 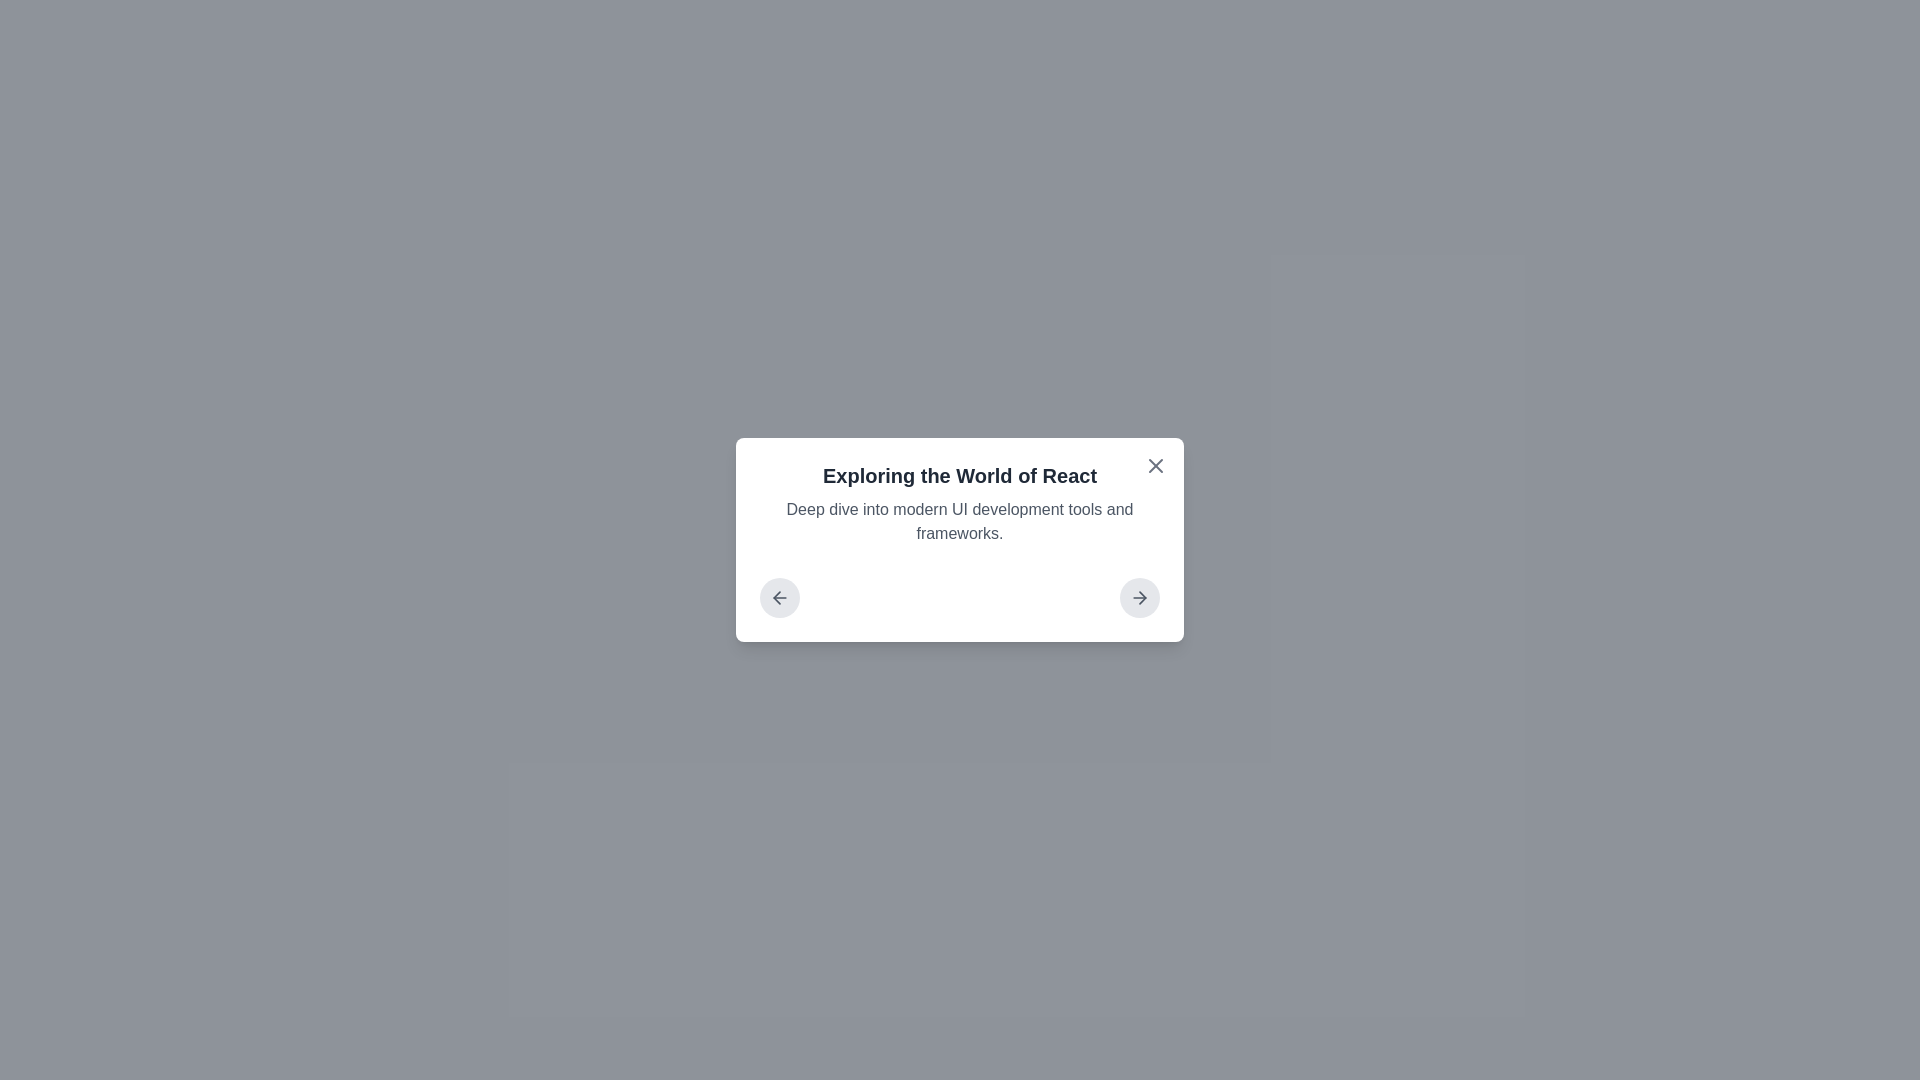 What do you see at coordinates (1140, 596) in the screenshot?
I see `the right-pointing arrow icon located at the center-right of the card with the text 'Exploring the World of React' to proceed` at bounding box center [1140, 596].